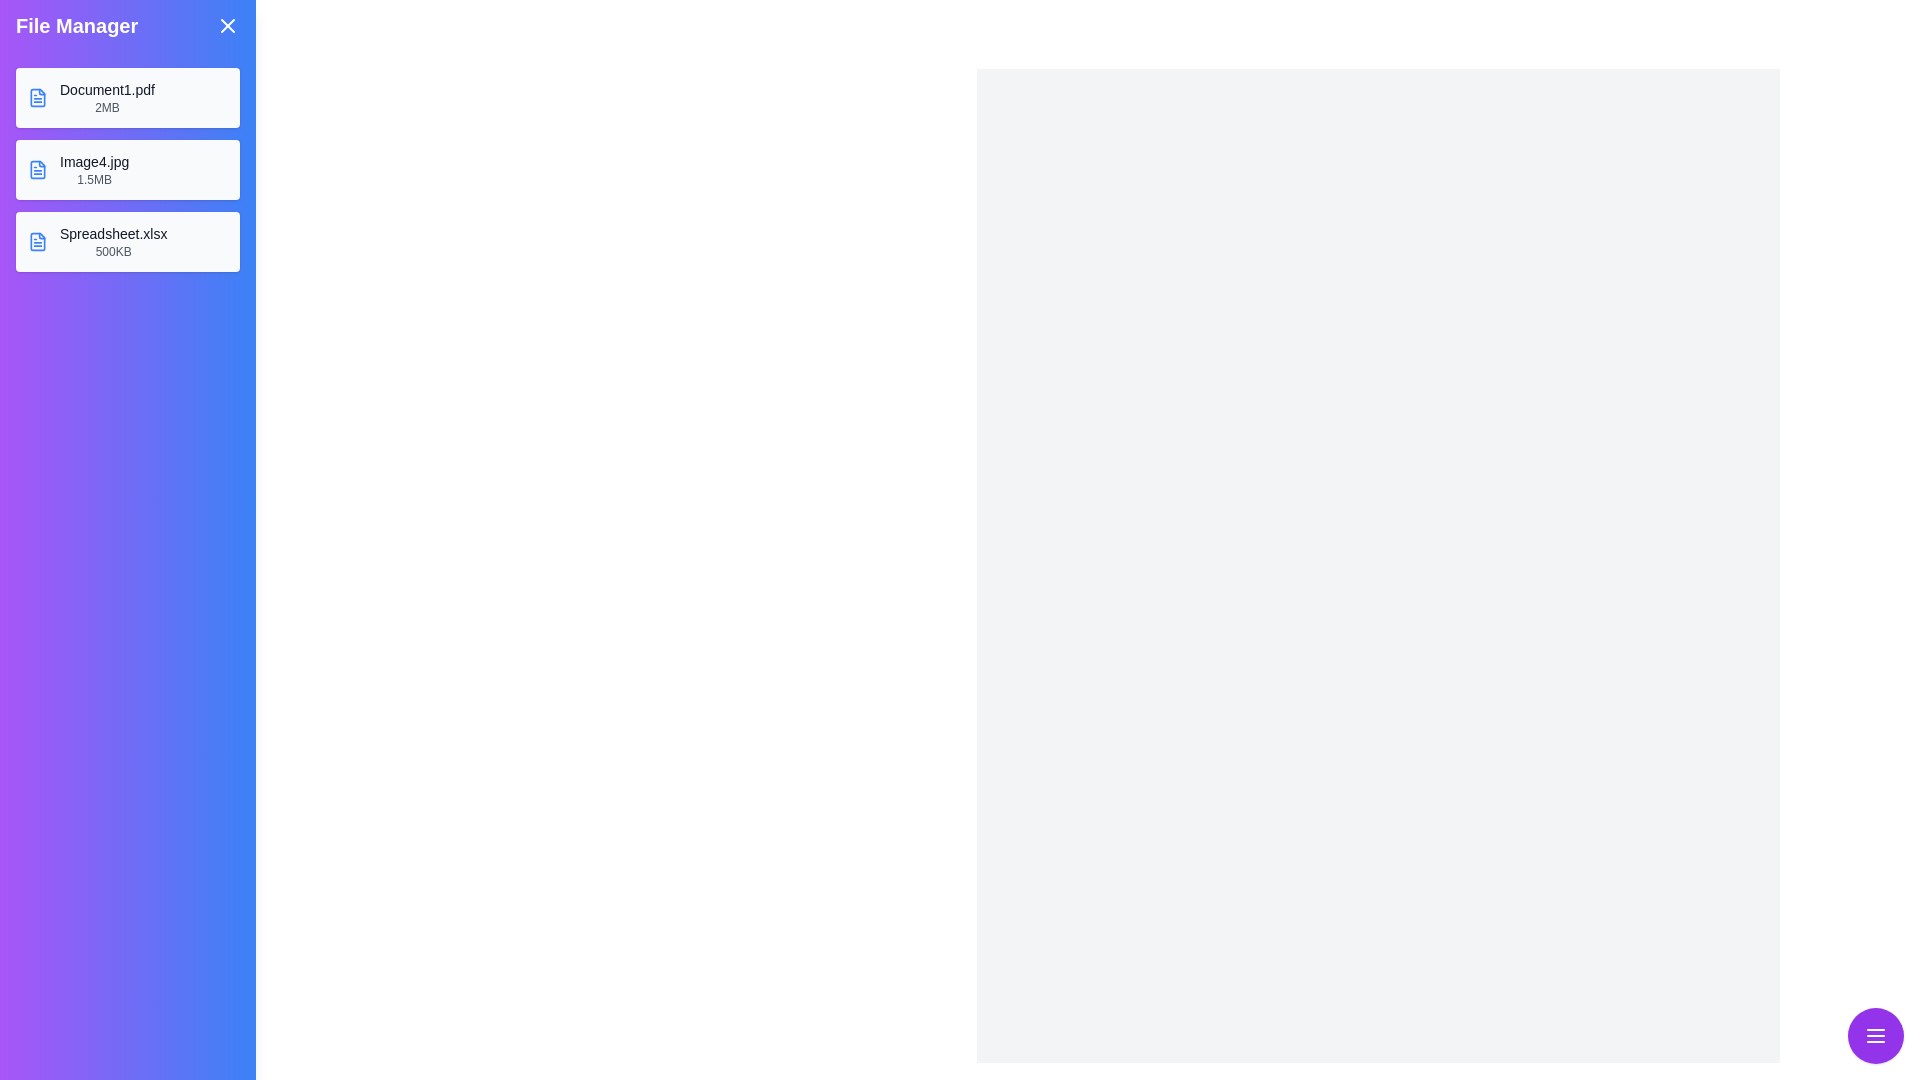 This screenshot has height=1080, width=1920. I want to click on the 'Image4.jpg' file card, which is the second item in a vertical list of file cards, so click(127, 168).